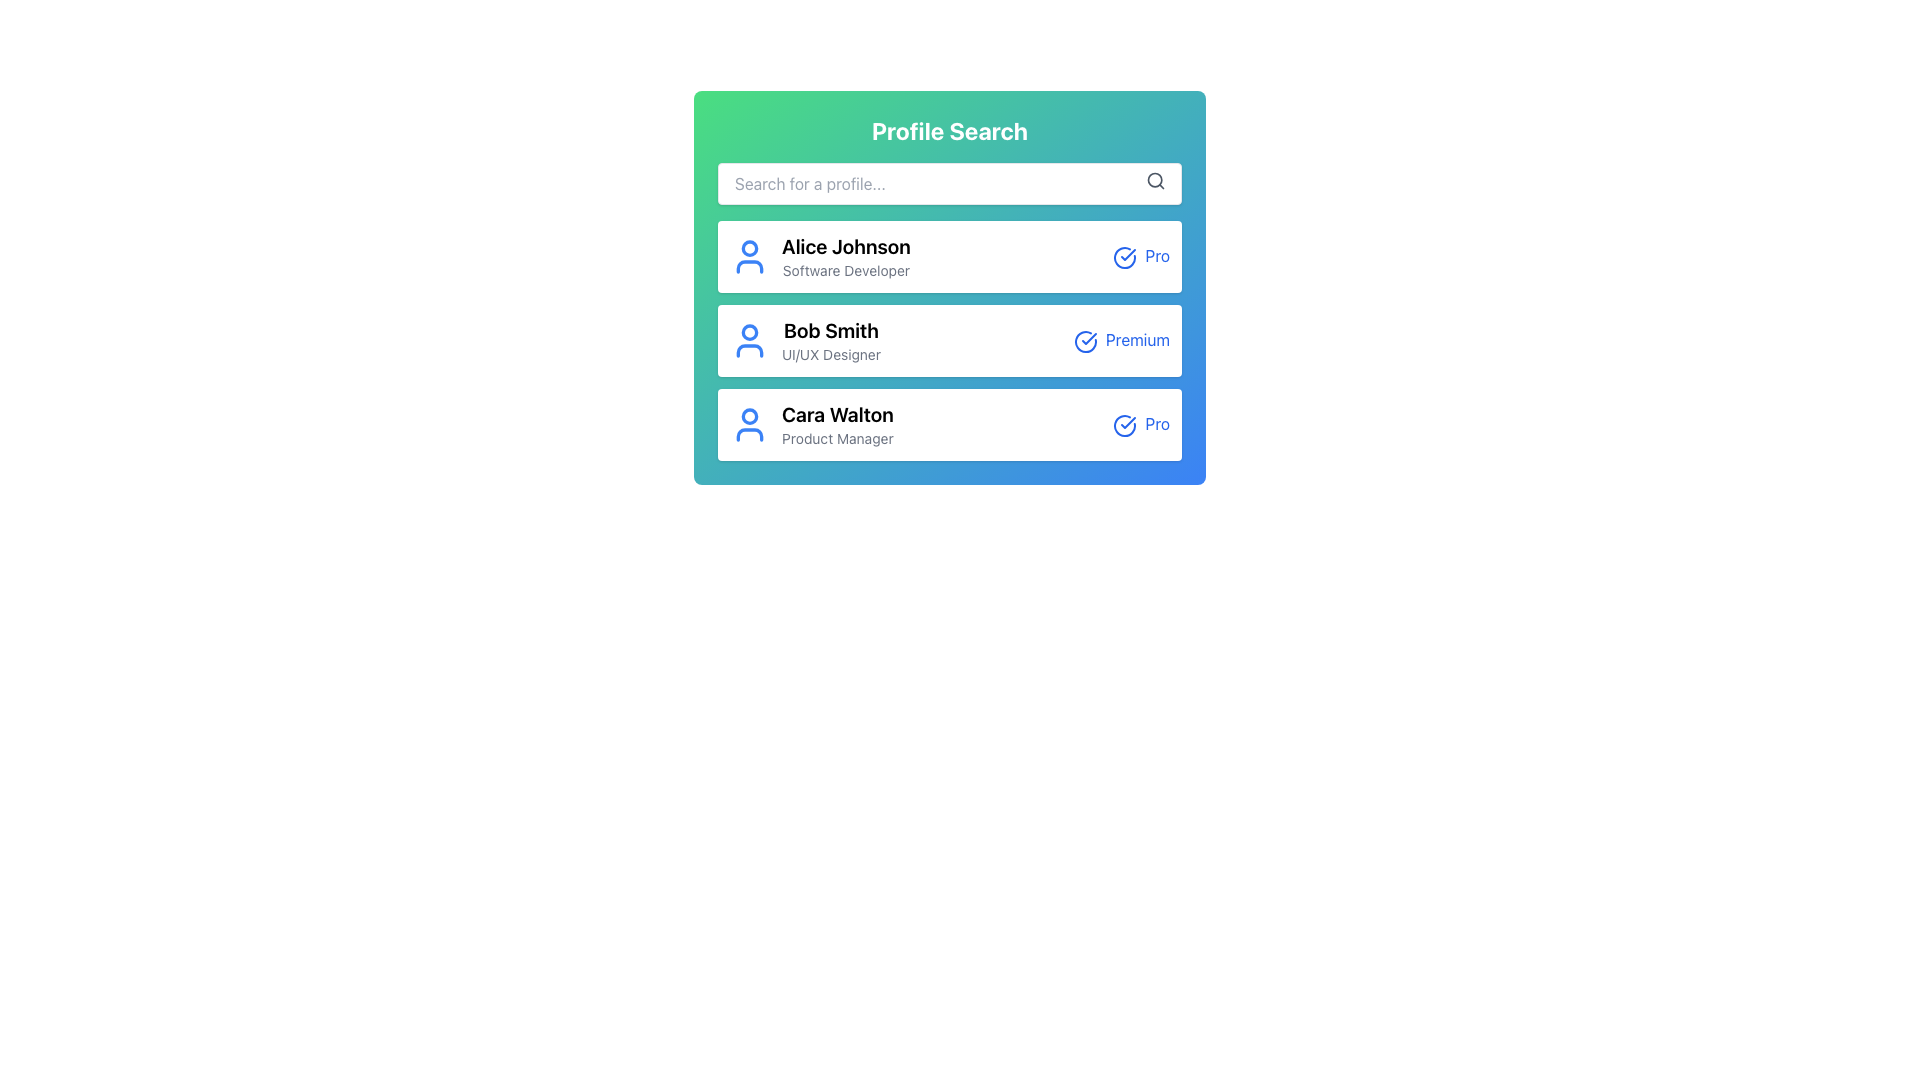 The height and width of the screenshot is (1080, 1920). I want to click on the blue checkmark icon located at the right side of Bob Smith's profile entry, so click(1128, 253).